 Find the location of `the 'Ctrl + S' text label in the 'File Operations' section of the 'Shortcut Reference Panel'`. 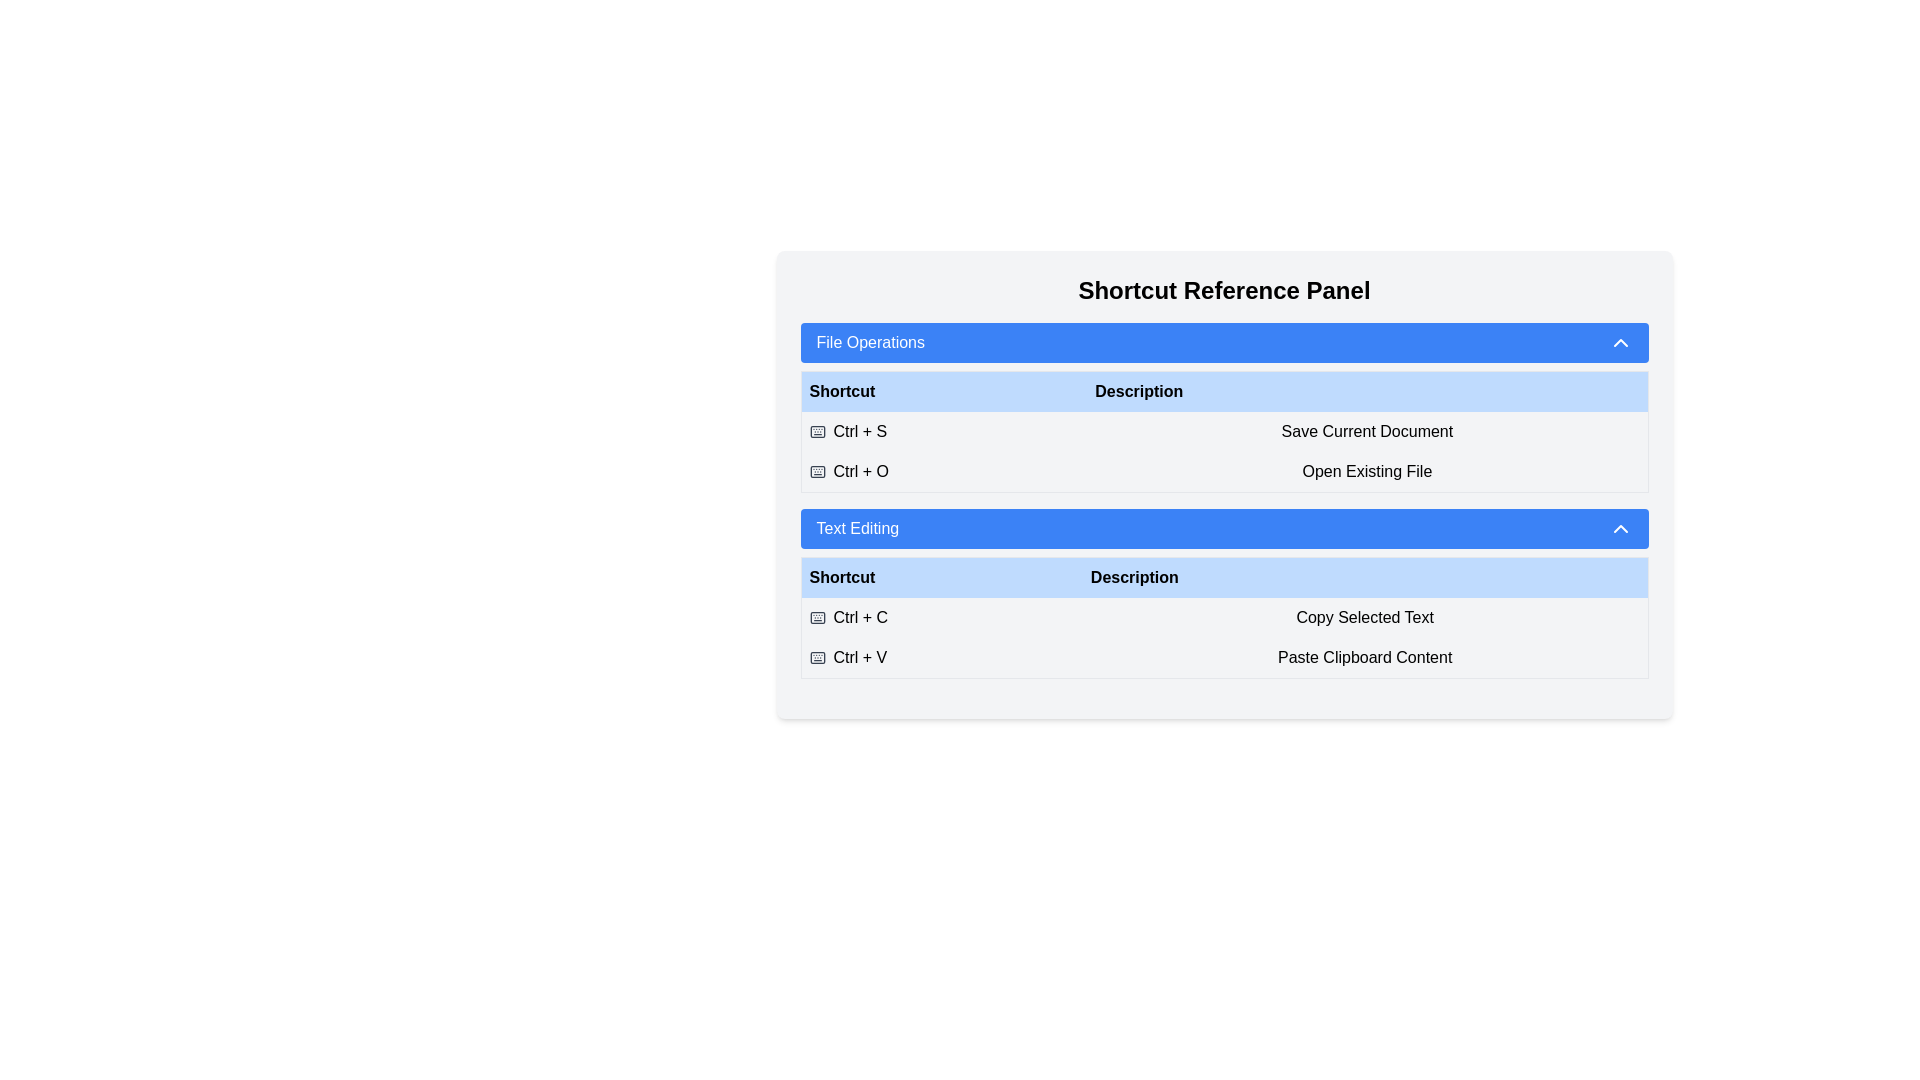

the 'Ctrl + S' text label in the 'File Operations' section of the 'Shortcut Reference Panel' is located at coordinates (860, 431).